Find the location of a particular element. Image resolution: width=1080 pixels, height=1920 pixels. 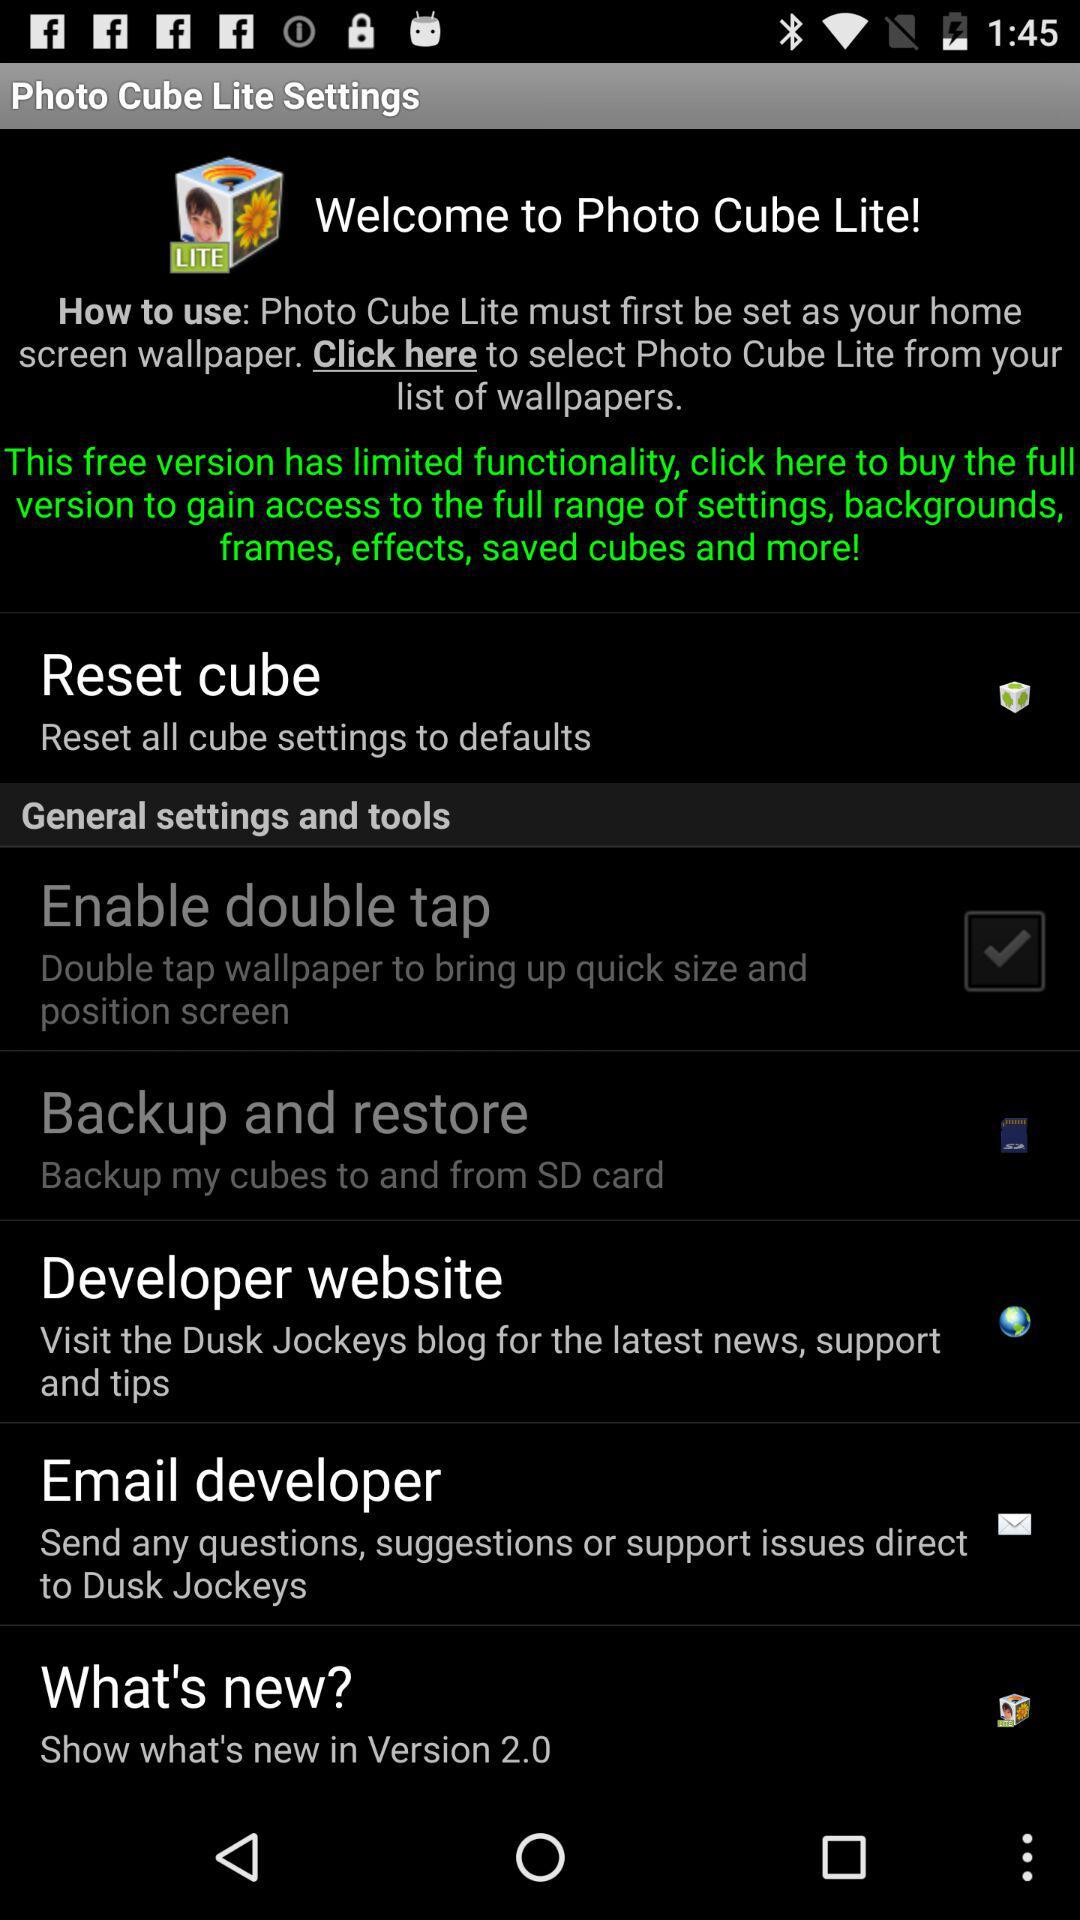

icon above reset cube icon is located at coordinates (388, 587).